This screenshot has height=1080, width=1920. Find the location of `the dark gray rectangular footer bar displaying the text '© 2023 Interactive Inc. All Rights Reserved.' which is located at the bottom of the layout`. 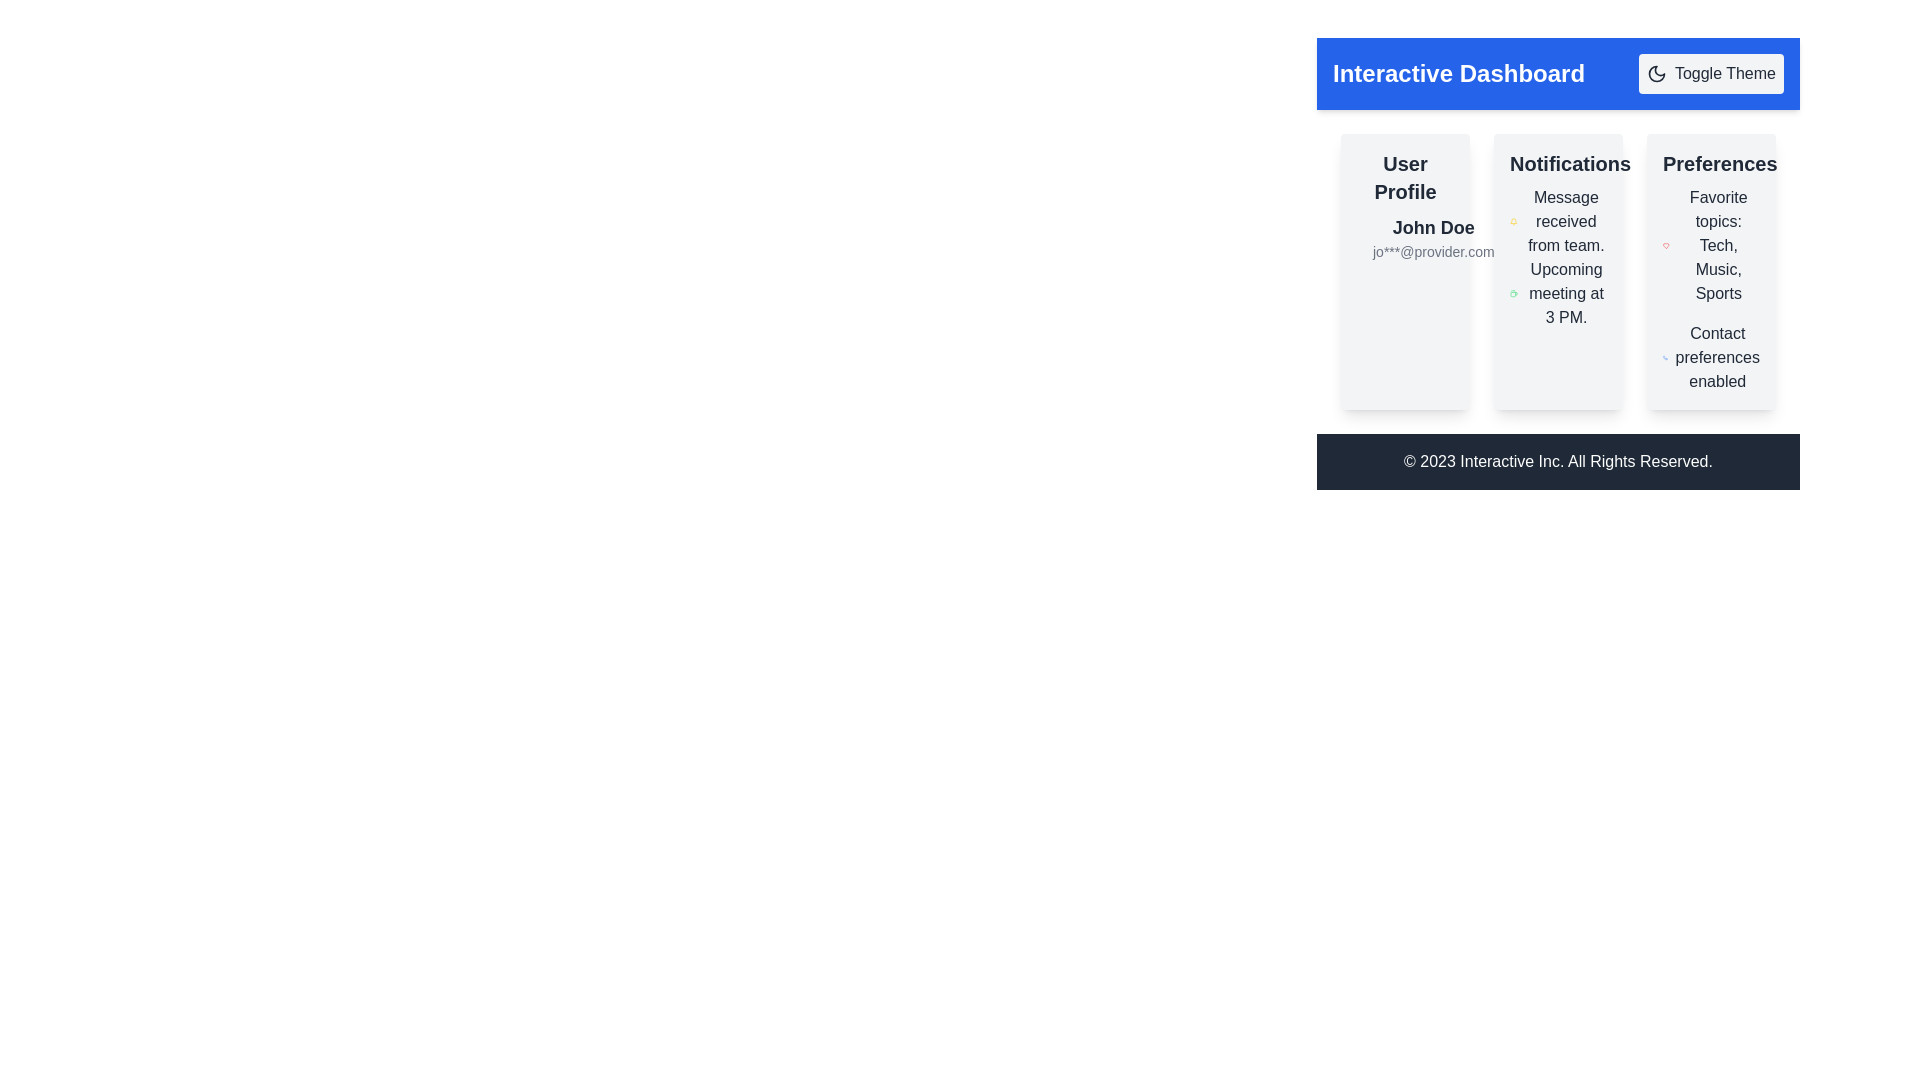

the dark gray rectangular footer bar displaying the text '© 2023 Interactive Inc. All Rights Reserved.' which is located at the bottom of the layout is located at coordinates (1557, 462).